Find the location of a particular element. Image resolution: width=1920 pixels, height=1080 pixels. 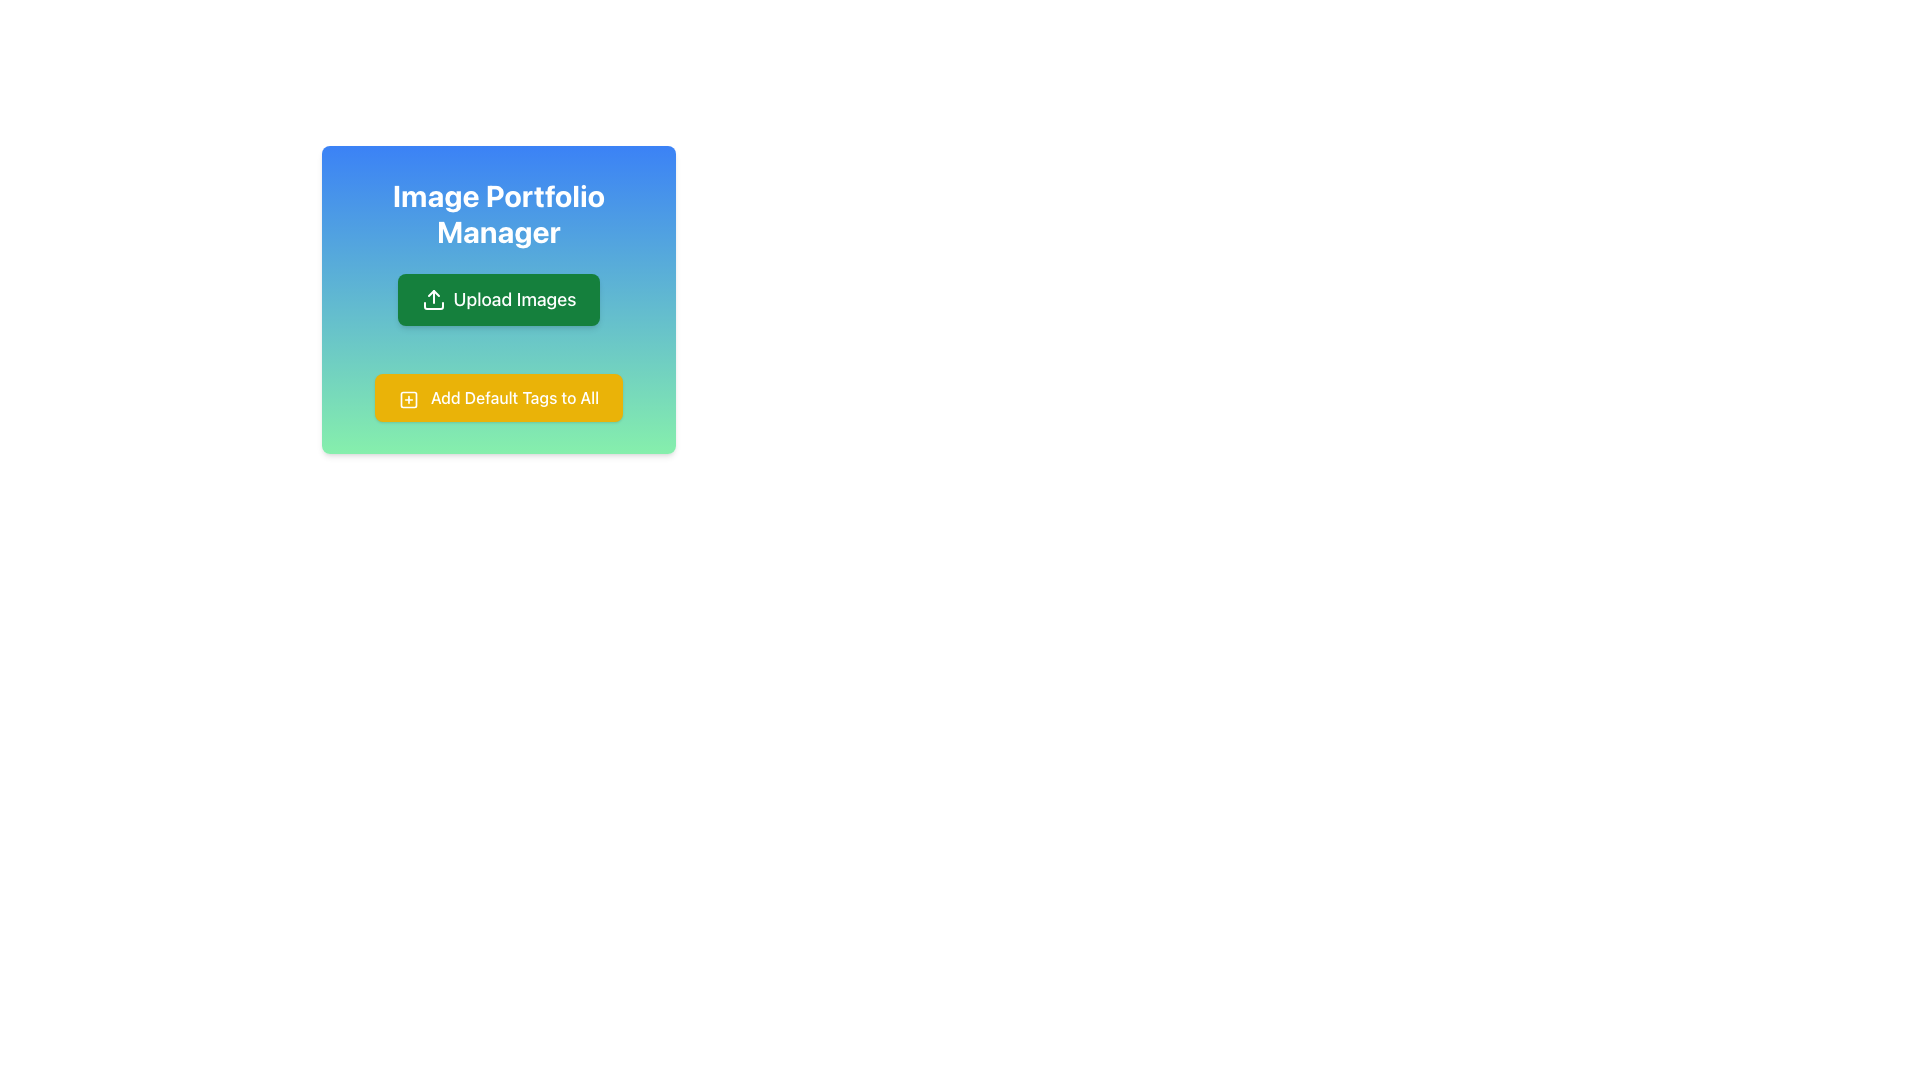

the green button labeled 'Upload Images' with an upload icon is located at coordinates (499, 300).